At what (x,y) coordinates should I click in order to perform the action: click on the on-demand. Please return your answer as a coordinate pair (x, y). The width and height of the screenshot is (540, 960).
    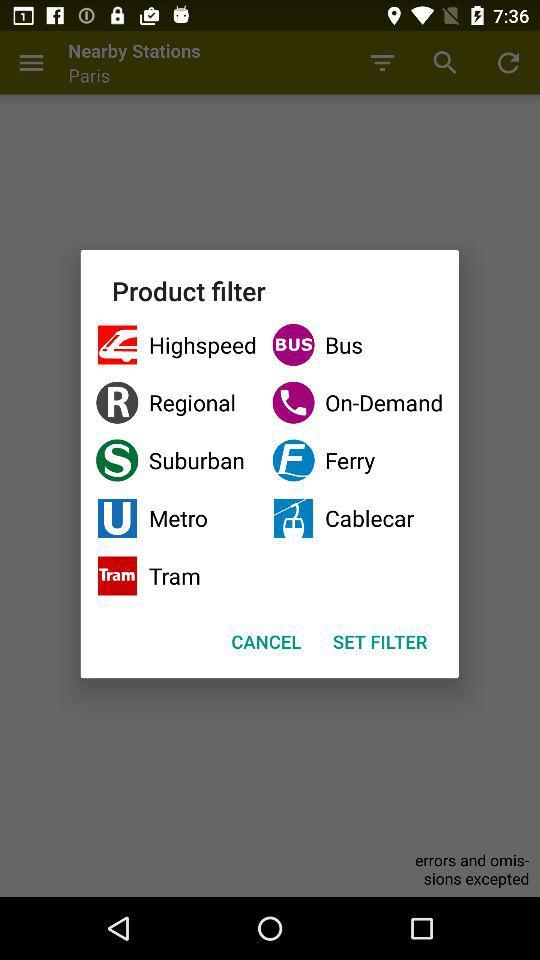
    Looking at the image, I should click on (356, 401).